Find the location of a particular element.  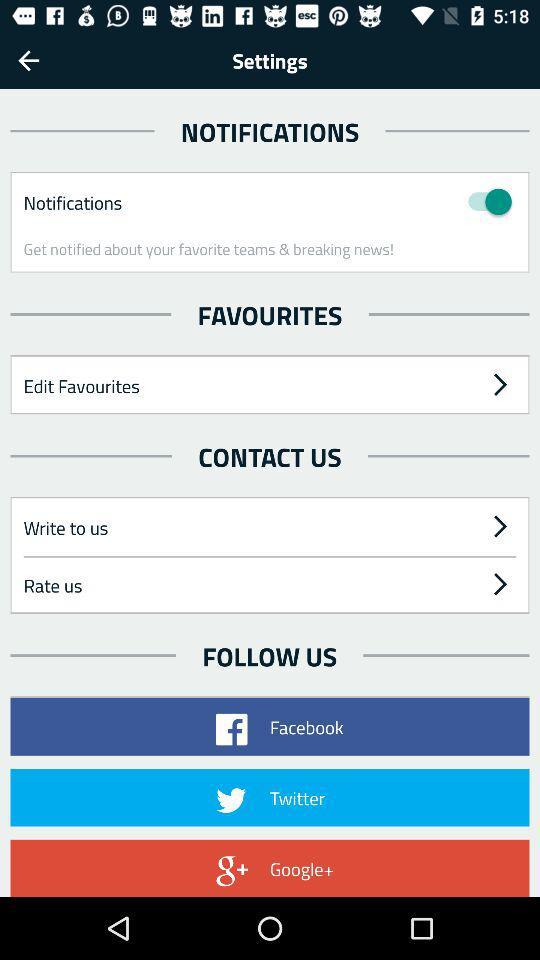

the facebook button on the web page is located at coordinates (270, 726).